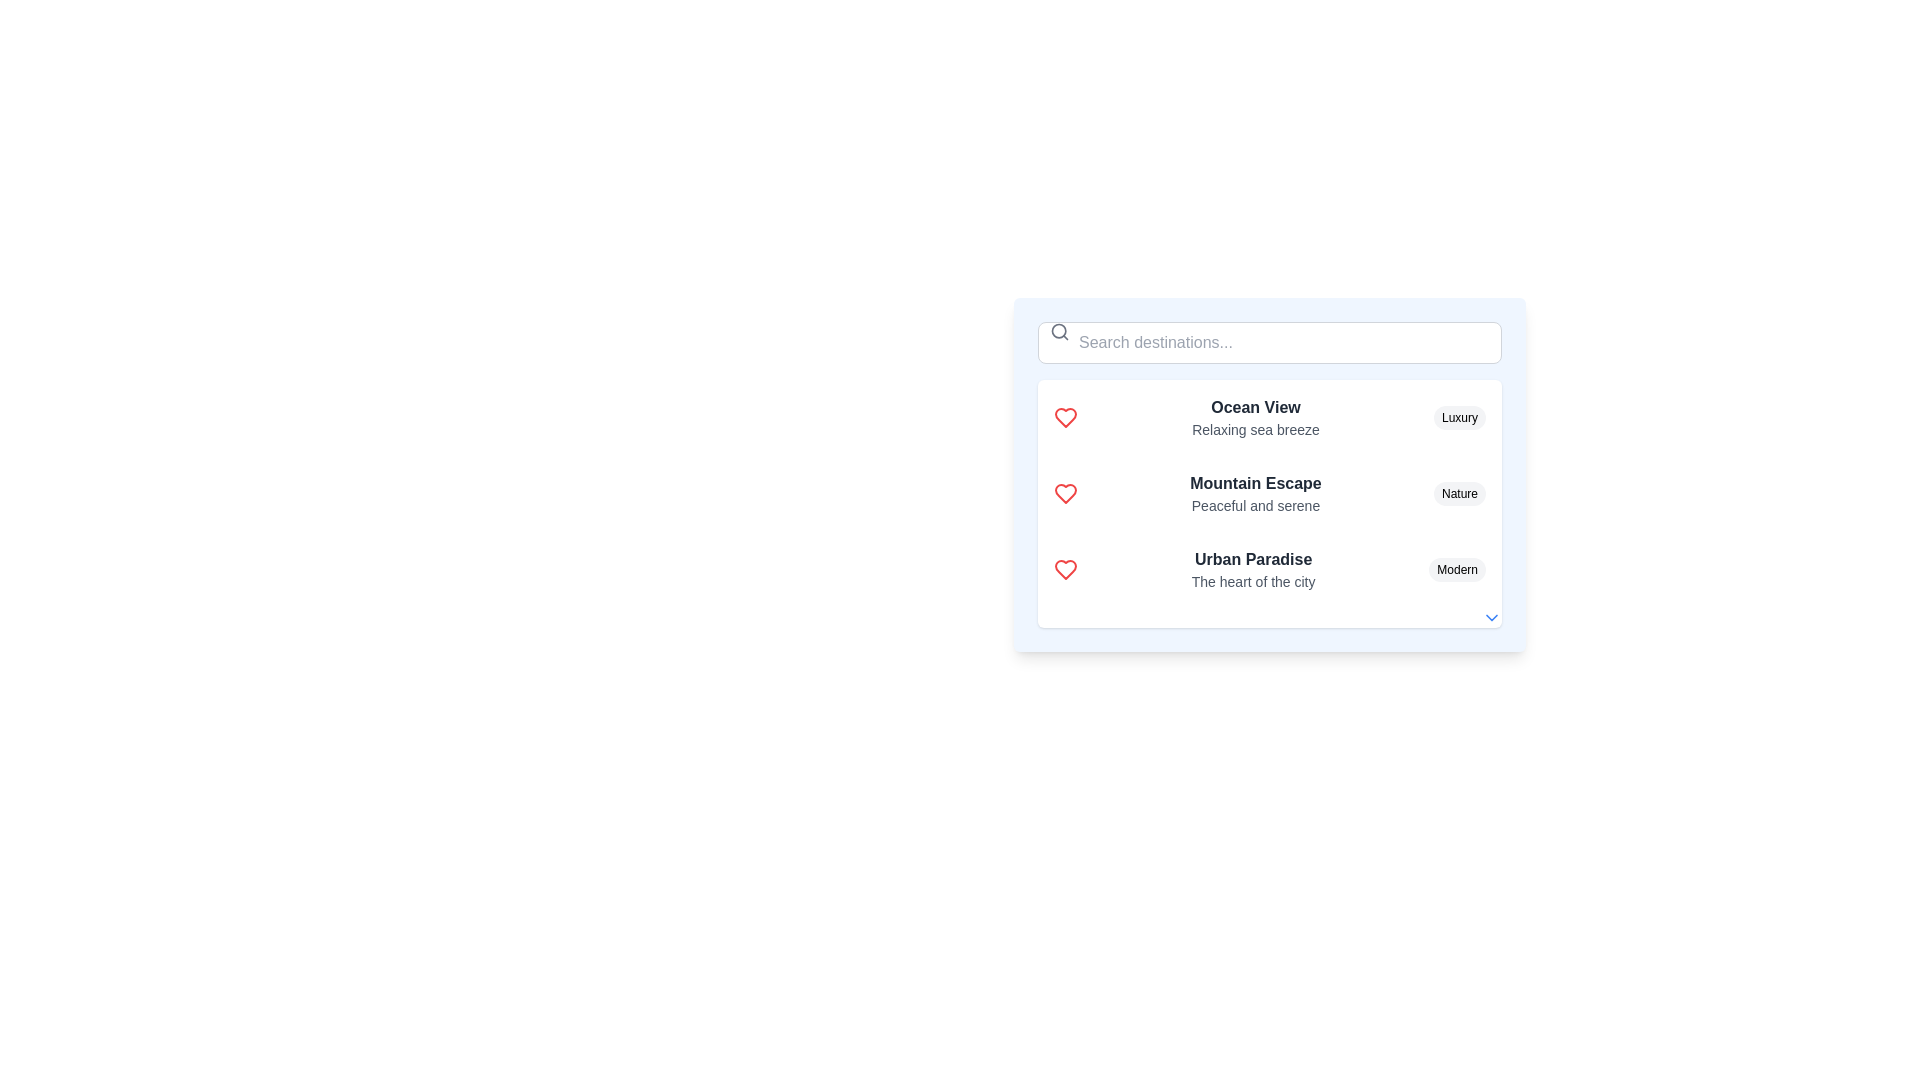  I want to click on the 'Luxury' label, so click(1459, 416).